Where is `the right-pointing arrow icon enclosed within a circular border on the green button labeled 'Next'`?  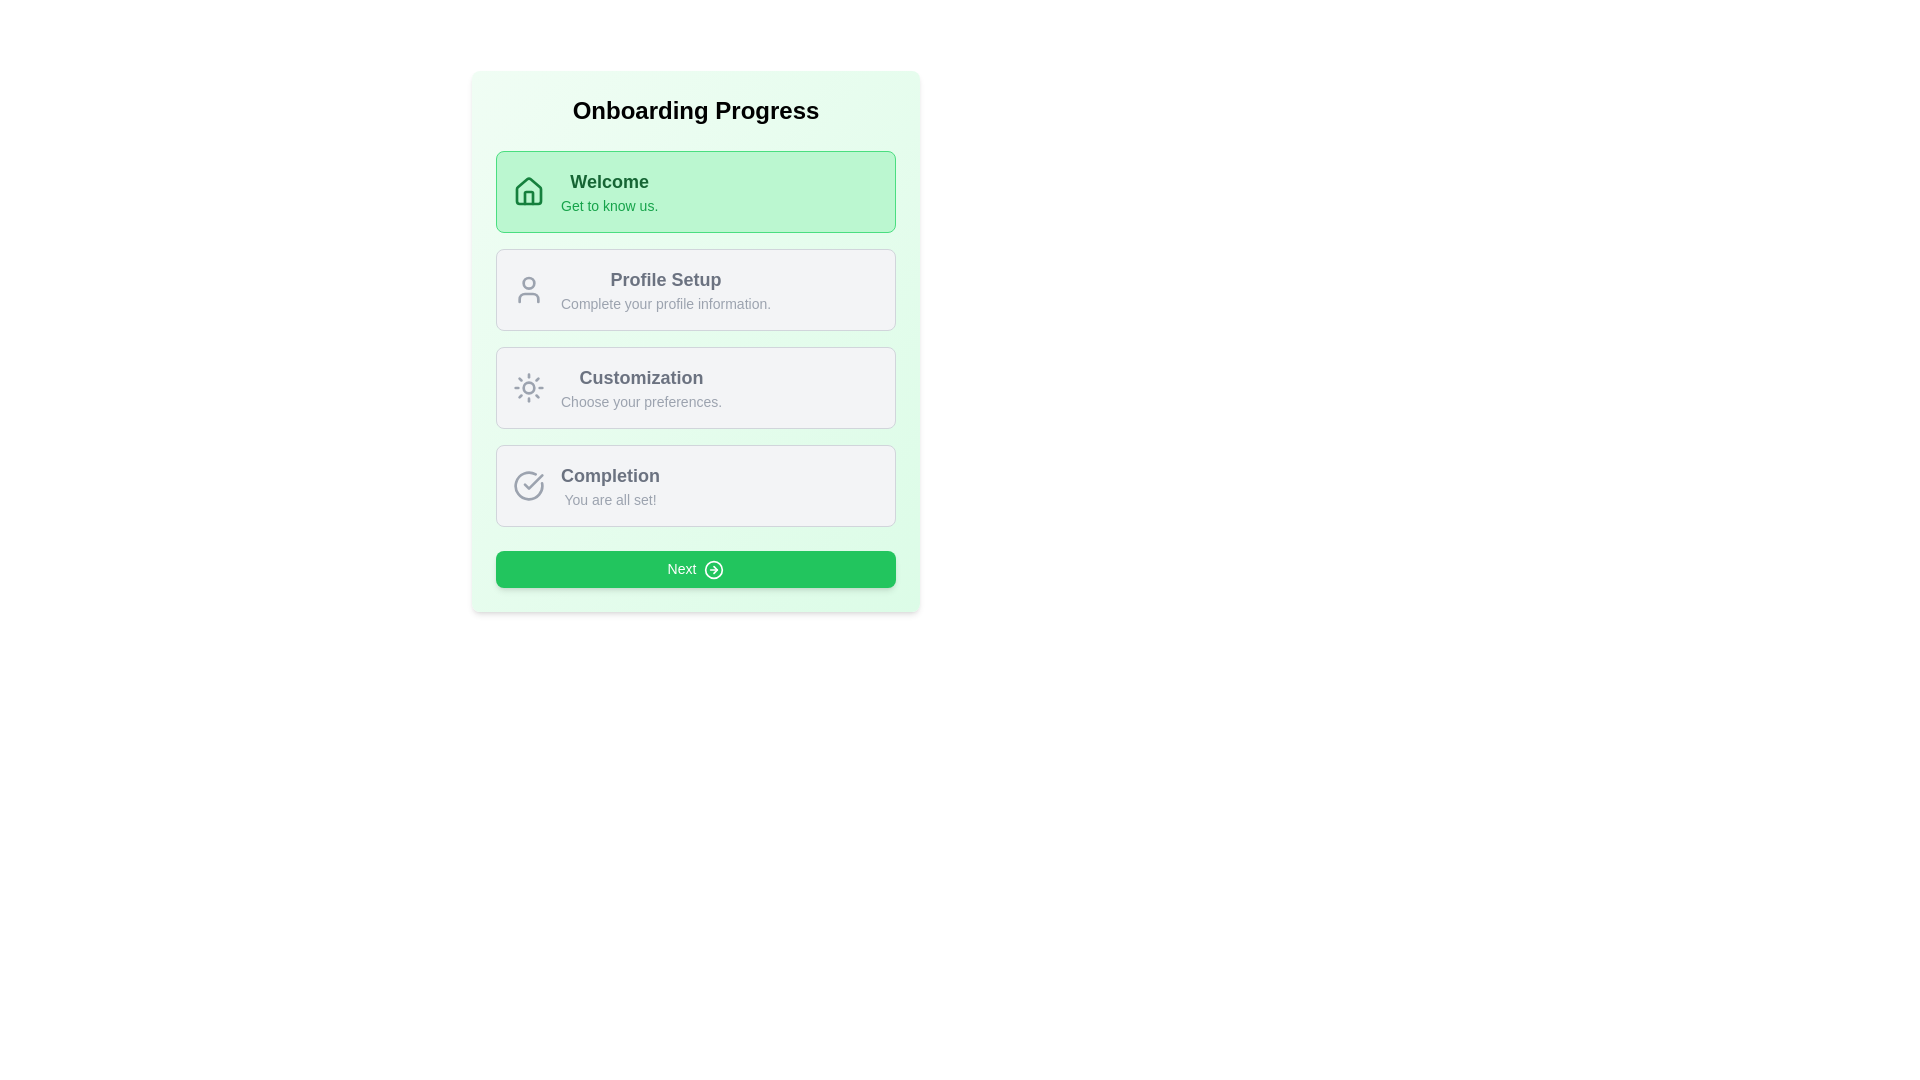 the right-pointing arrow icon enclosed within a circular border on the green button labeled 'Next' is located at coordinates (714, 570).